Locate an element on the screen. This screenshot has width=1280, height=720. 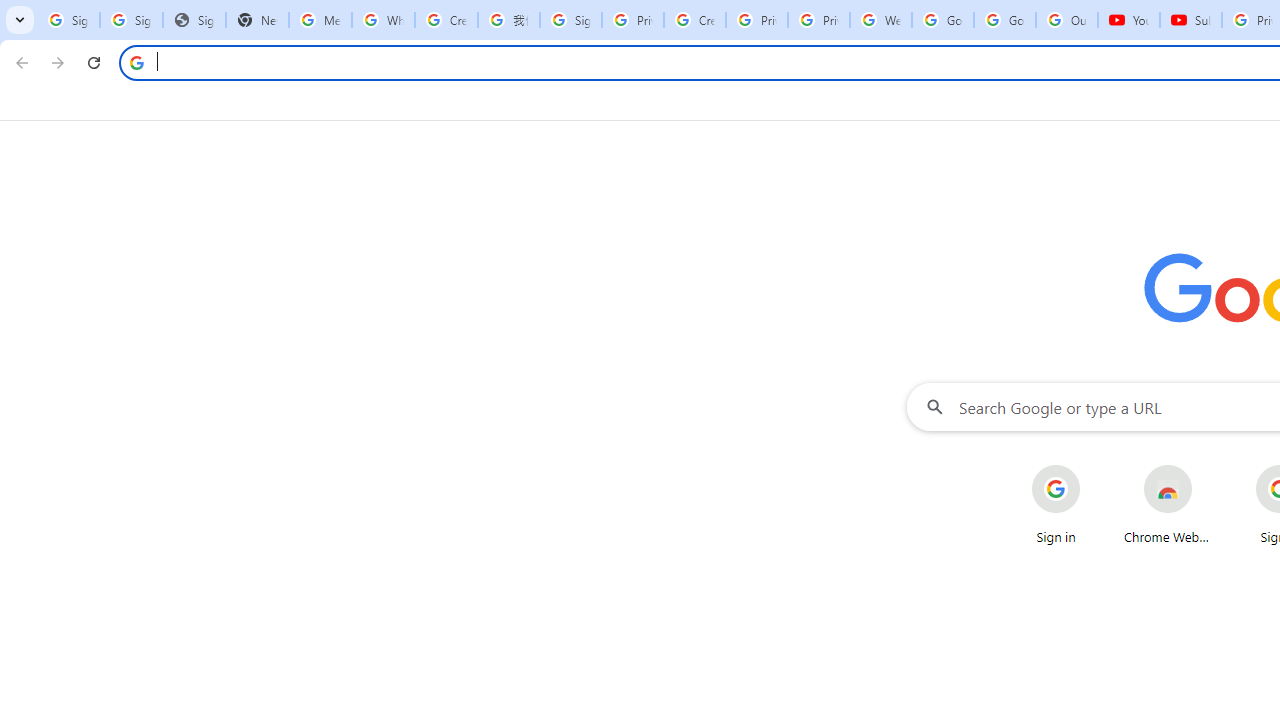
'Sign In - USA TODAY' is located at coordinates (194, 20).